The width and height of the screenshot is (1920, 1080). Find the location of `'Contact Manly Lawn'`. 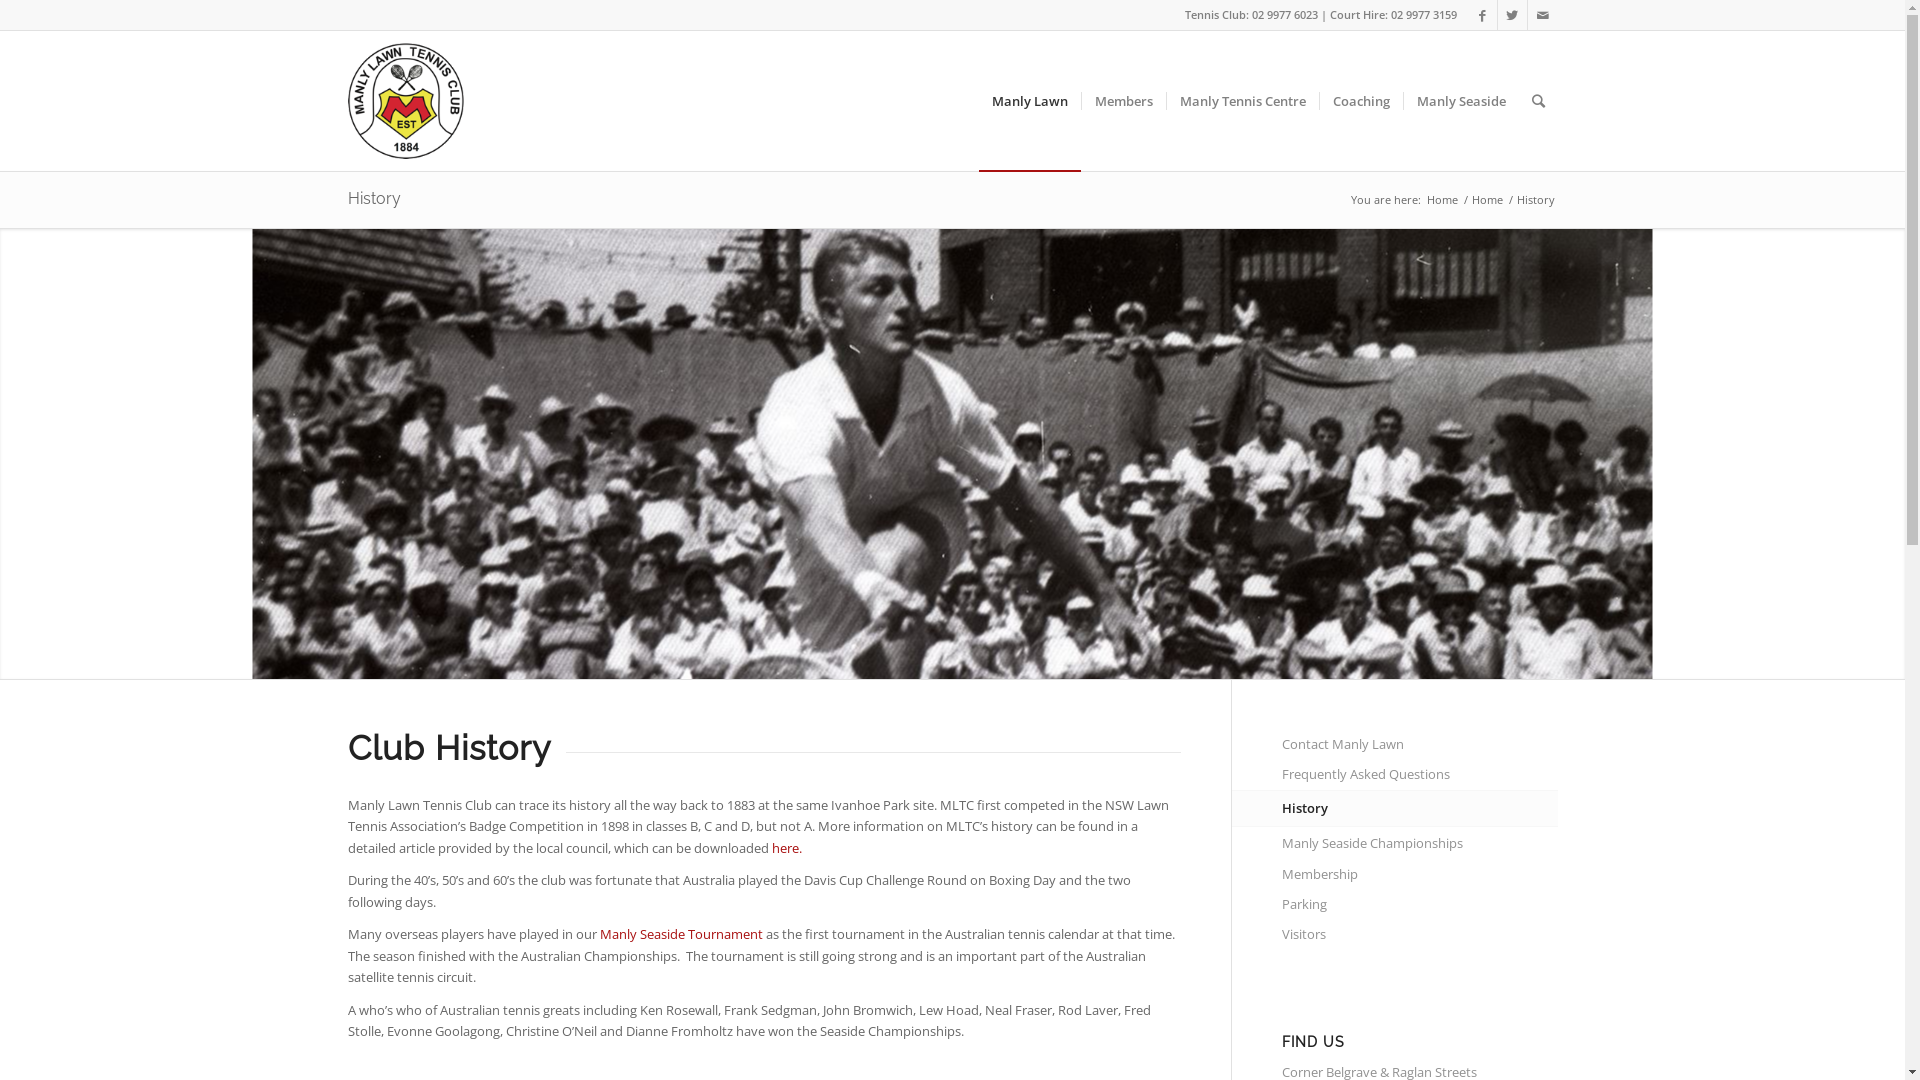

'Contact Manly Lawn' is located at coordinates (1419, 744).